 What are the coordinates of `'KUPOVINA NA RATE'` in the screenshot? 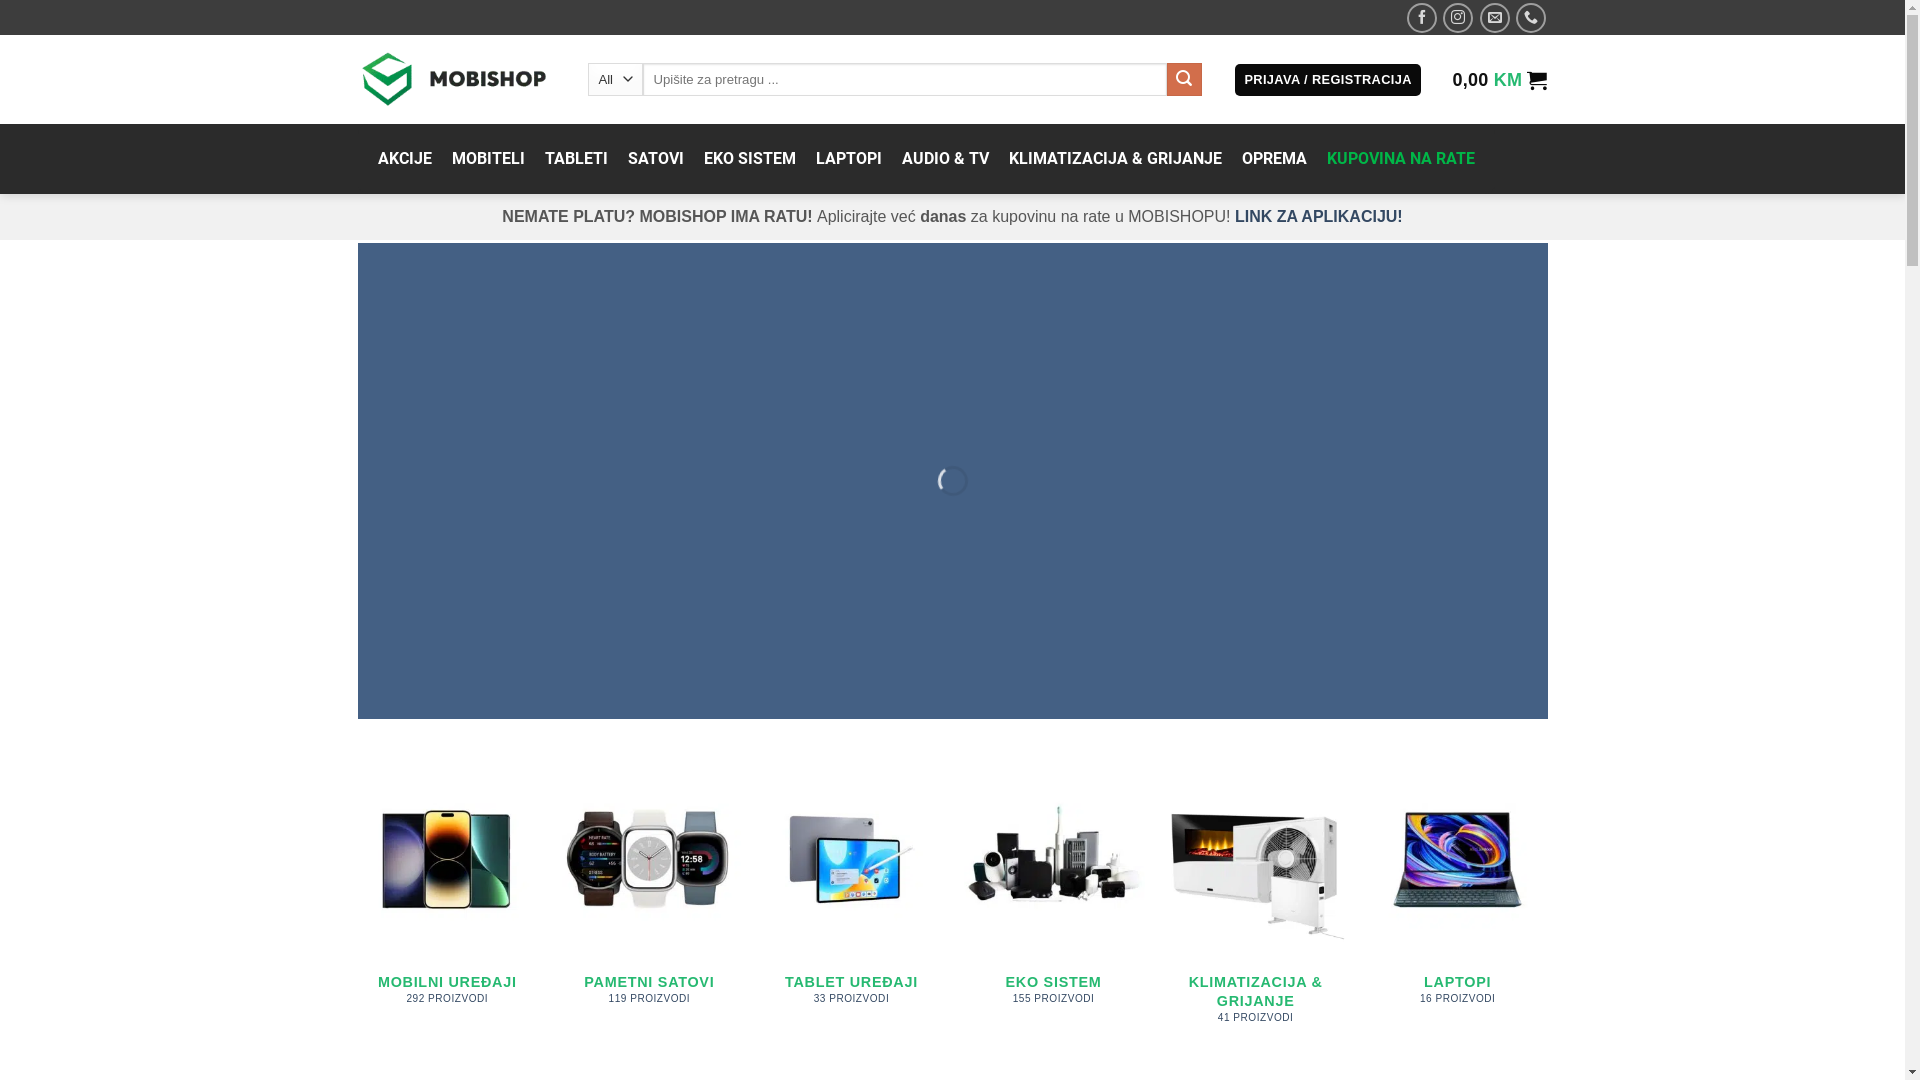 It's located at (1399, 157).